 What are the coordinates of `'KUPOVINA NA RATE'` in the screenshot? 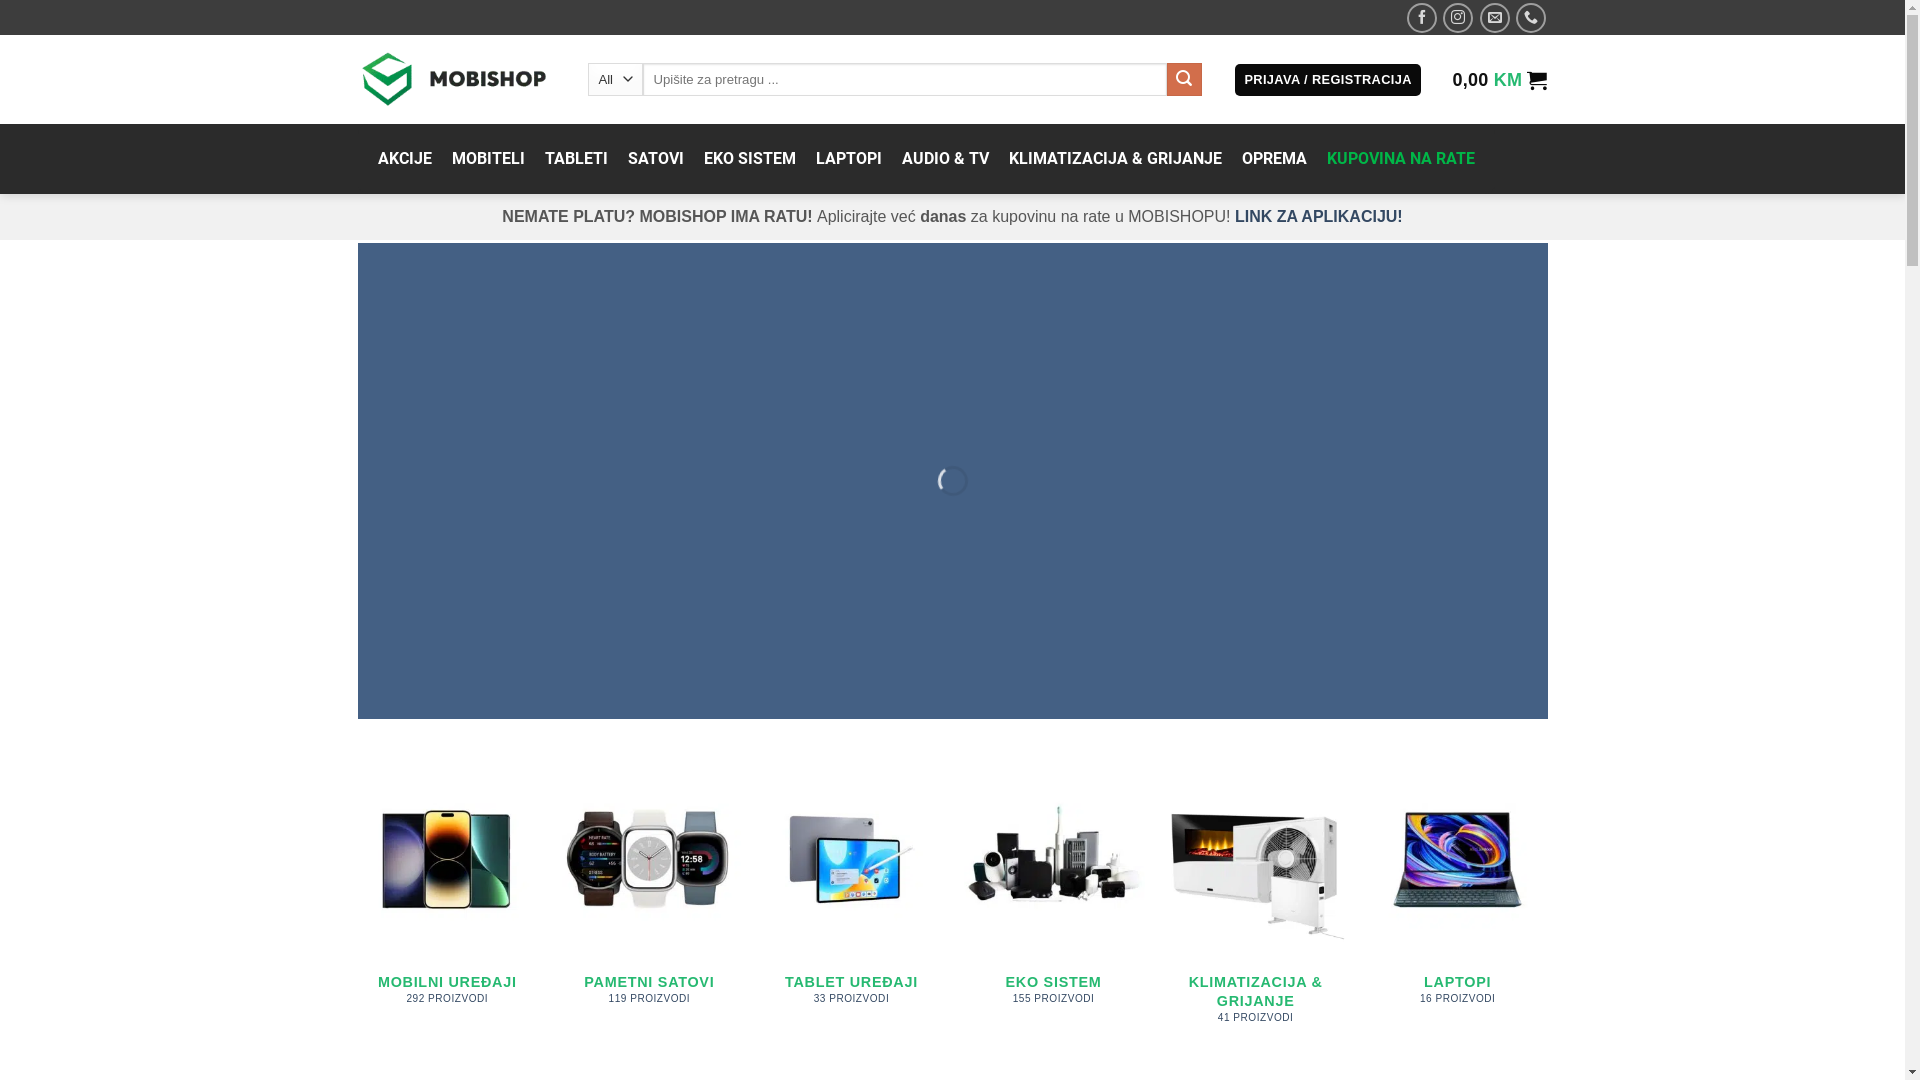 It's located at (1399, 157).